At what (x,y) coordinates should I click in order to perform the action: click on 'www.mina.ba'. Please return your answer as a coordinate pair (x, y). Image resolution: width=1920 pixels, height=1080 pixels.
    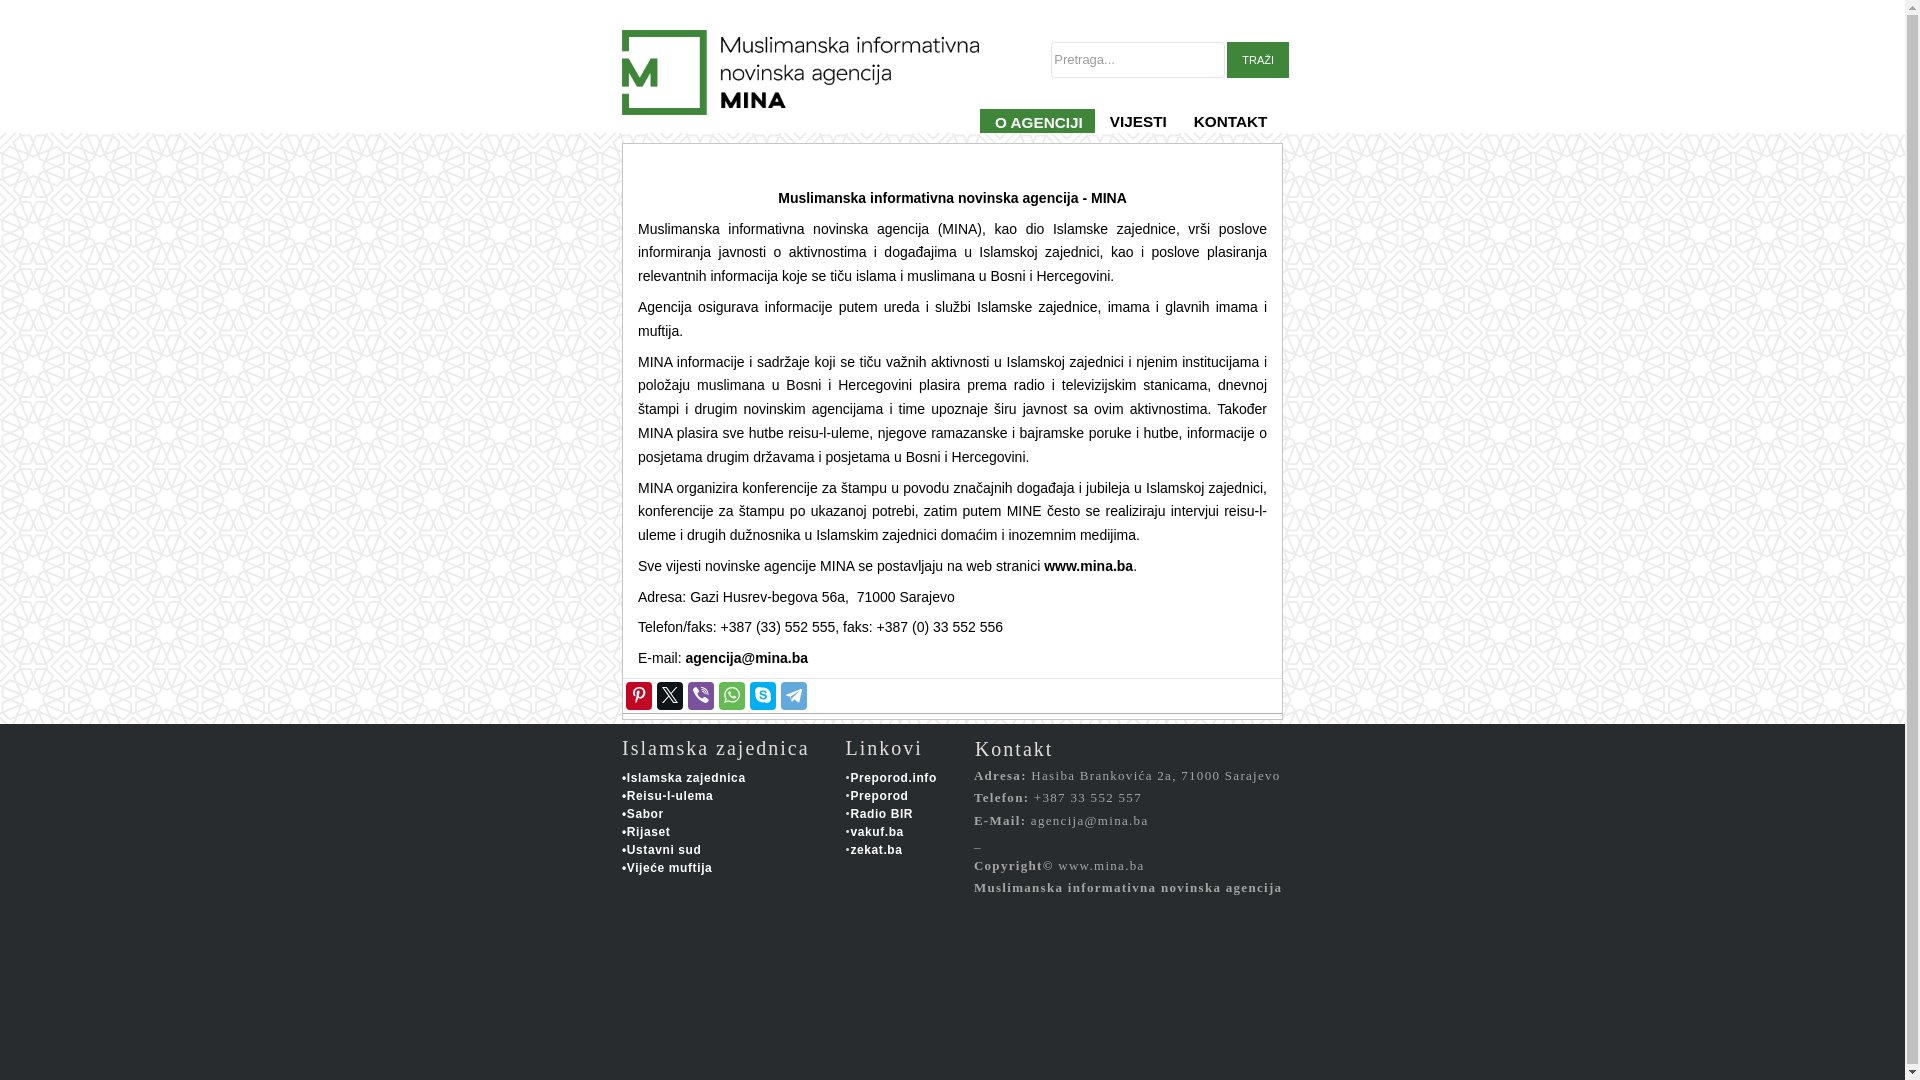
    Looking at the image, I should click on (1087, 566).